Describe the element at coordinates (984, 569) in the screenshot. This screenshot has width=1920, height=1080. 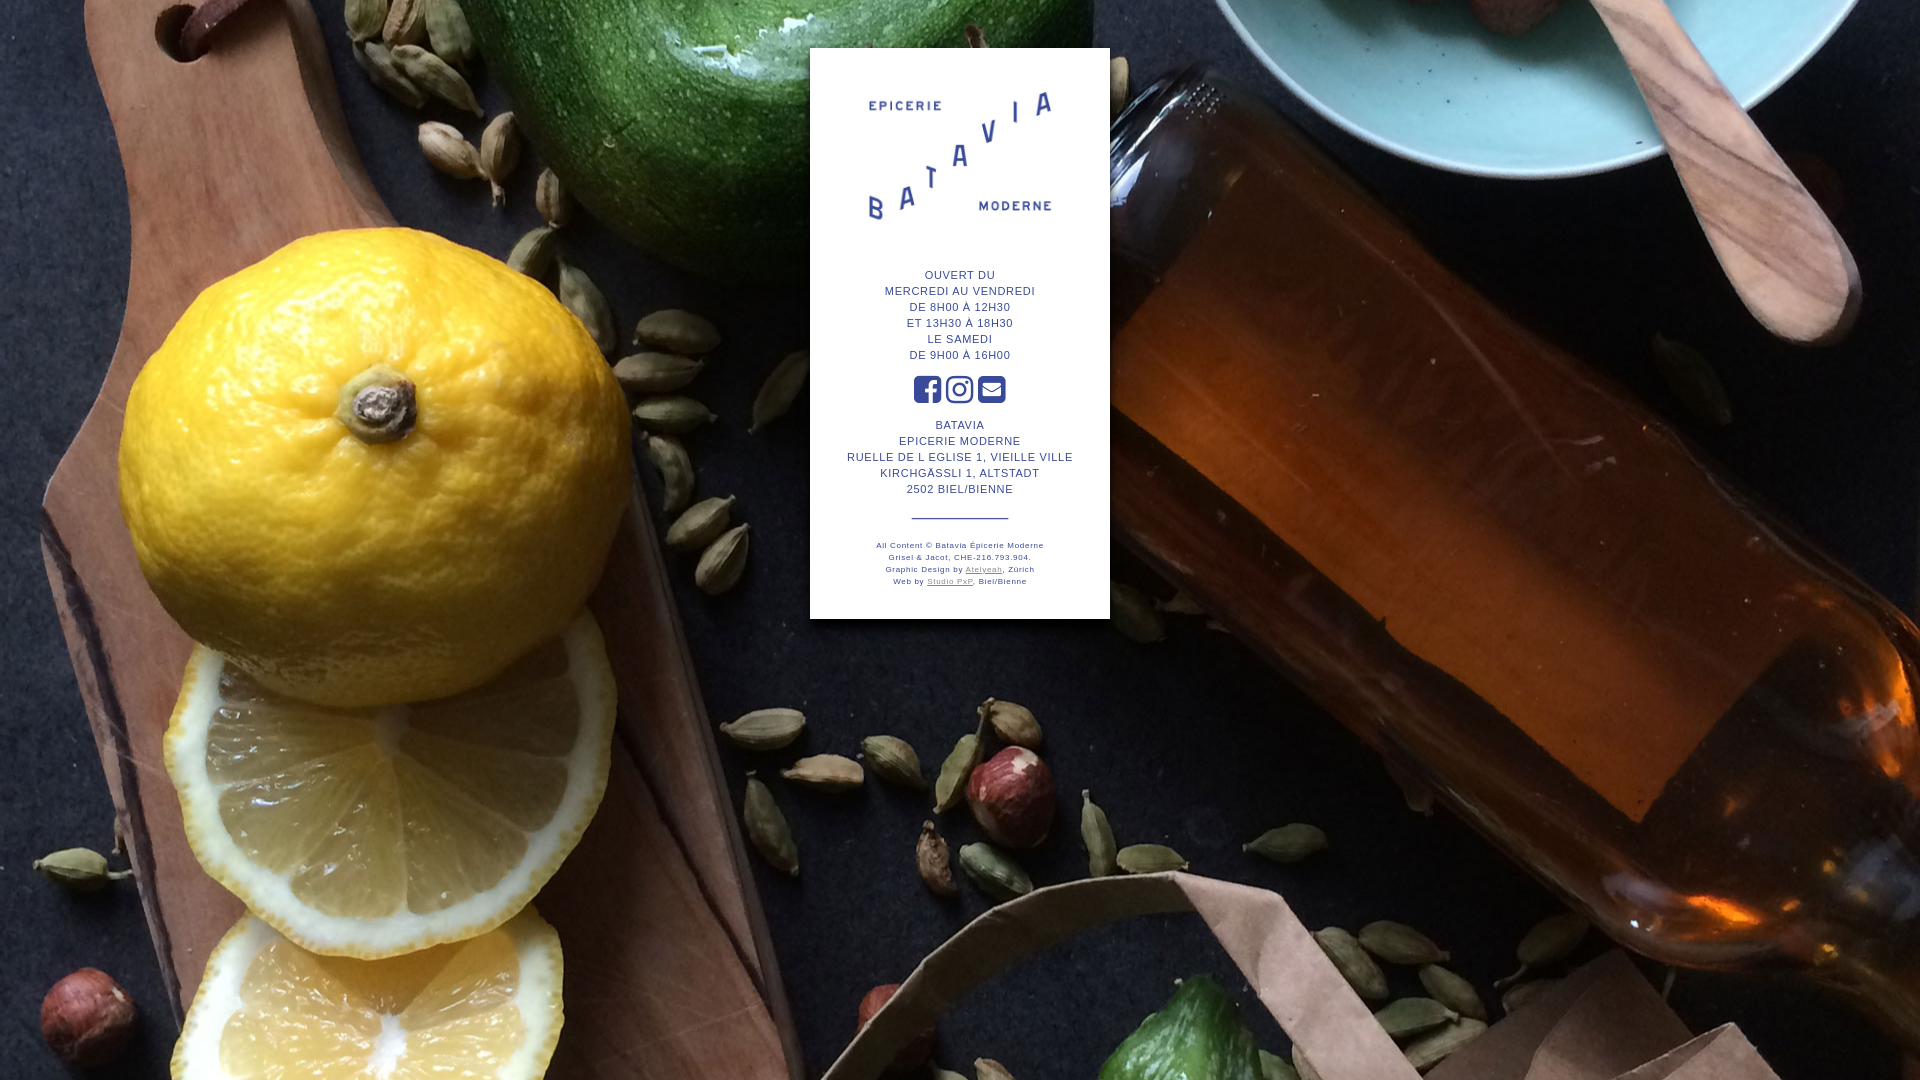
I see `'Atelyeah'` at that location.